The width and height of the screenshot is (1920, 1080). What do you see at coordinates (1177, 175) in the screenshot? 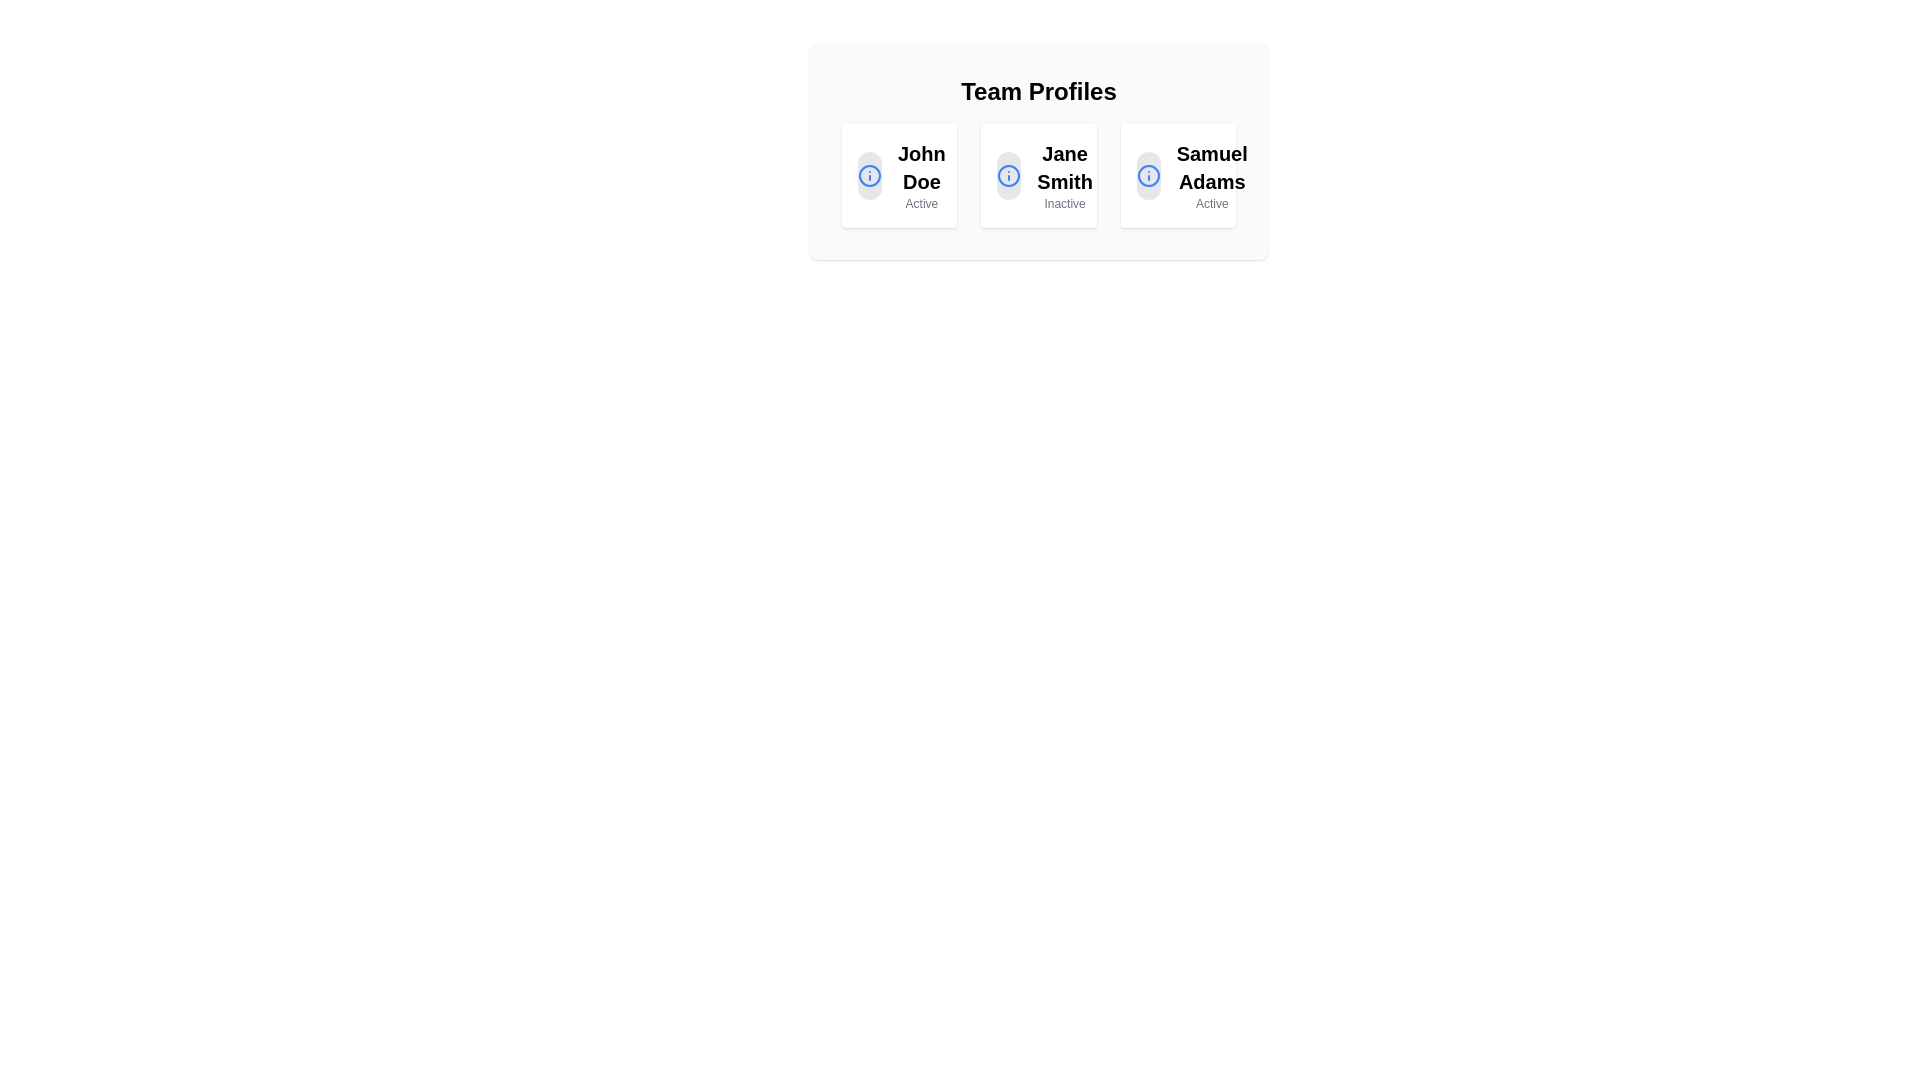
I see `the third card in the 'Team Profiles' section, which features a circular icon with a blue 'i' symbol and the name 'Samuel Adams' in bold text` at bounding box center [1177, 175].